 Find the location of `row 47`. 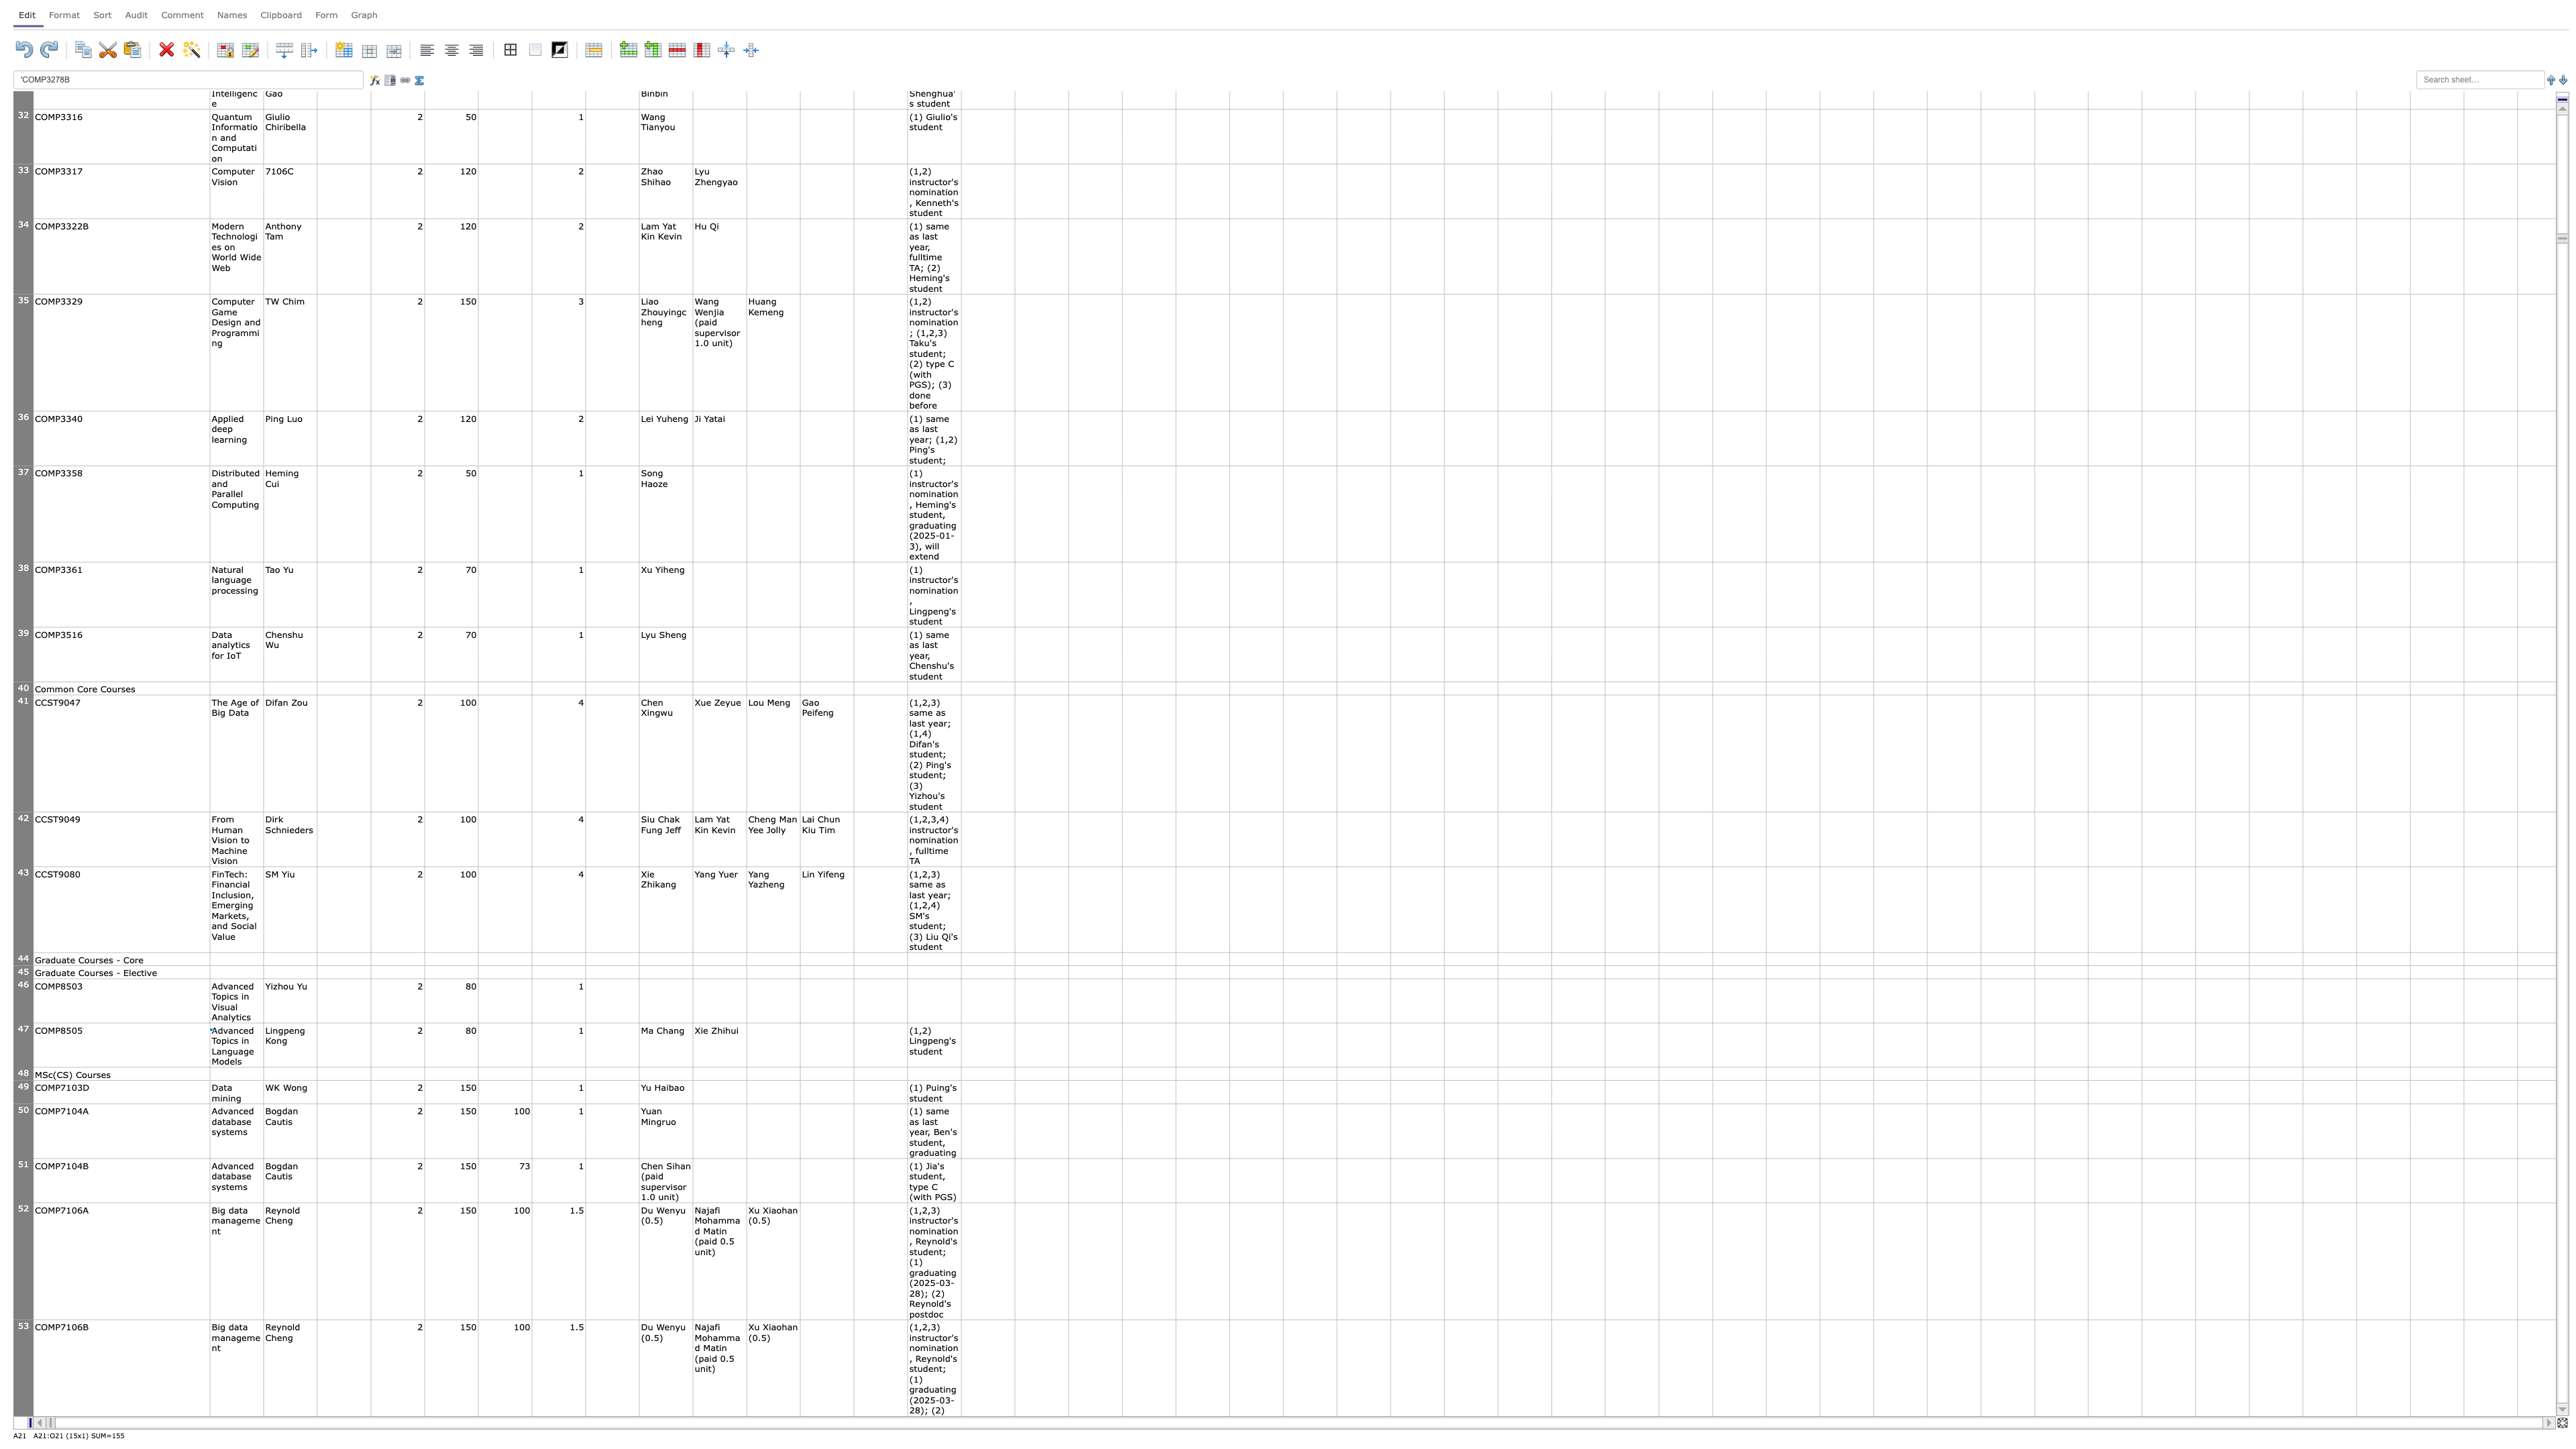

row 47 is located at coordinates (23, 1044).